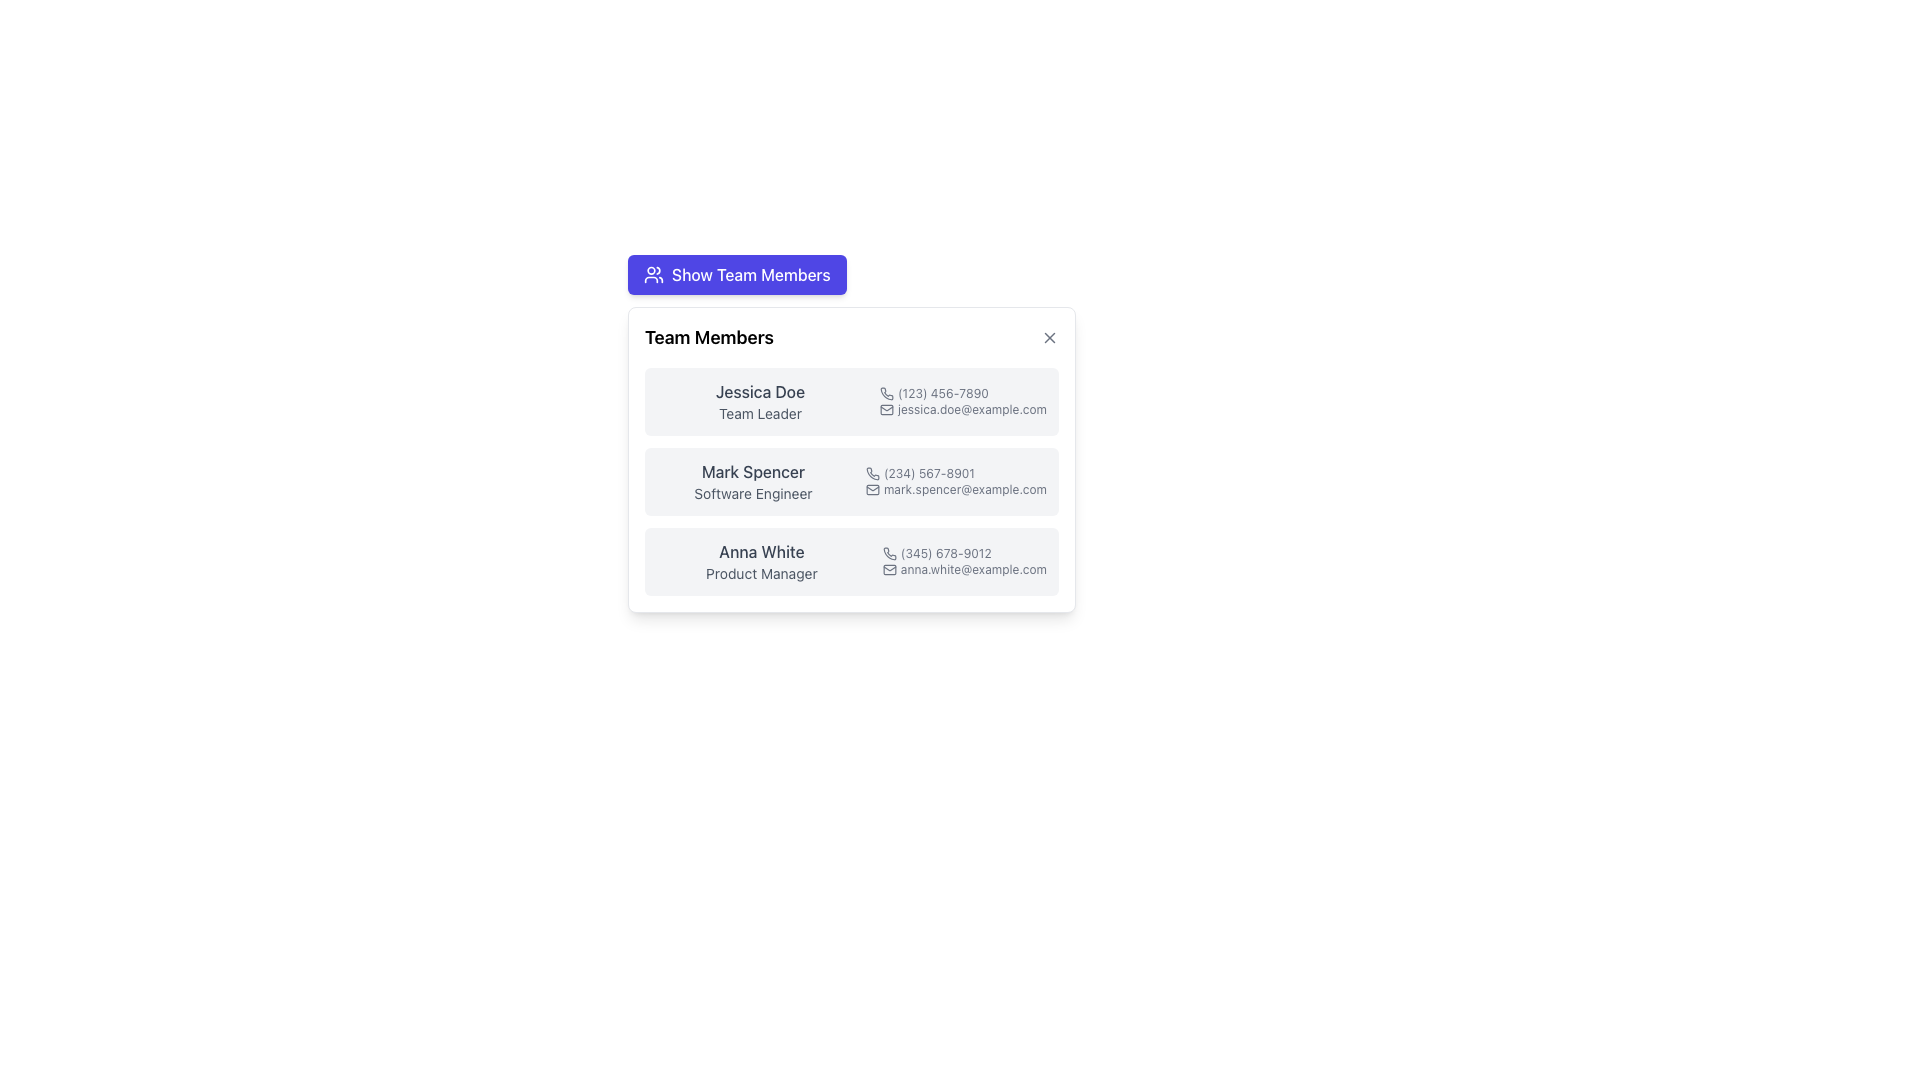  What do you see at coordinates (759, 401) in the screenshot?
I see `the text display showing 'Jessica Doe' and 'Team Leader' in the upper left corner of the contact card` at bounding box center [759, 401].